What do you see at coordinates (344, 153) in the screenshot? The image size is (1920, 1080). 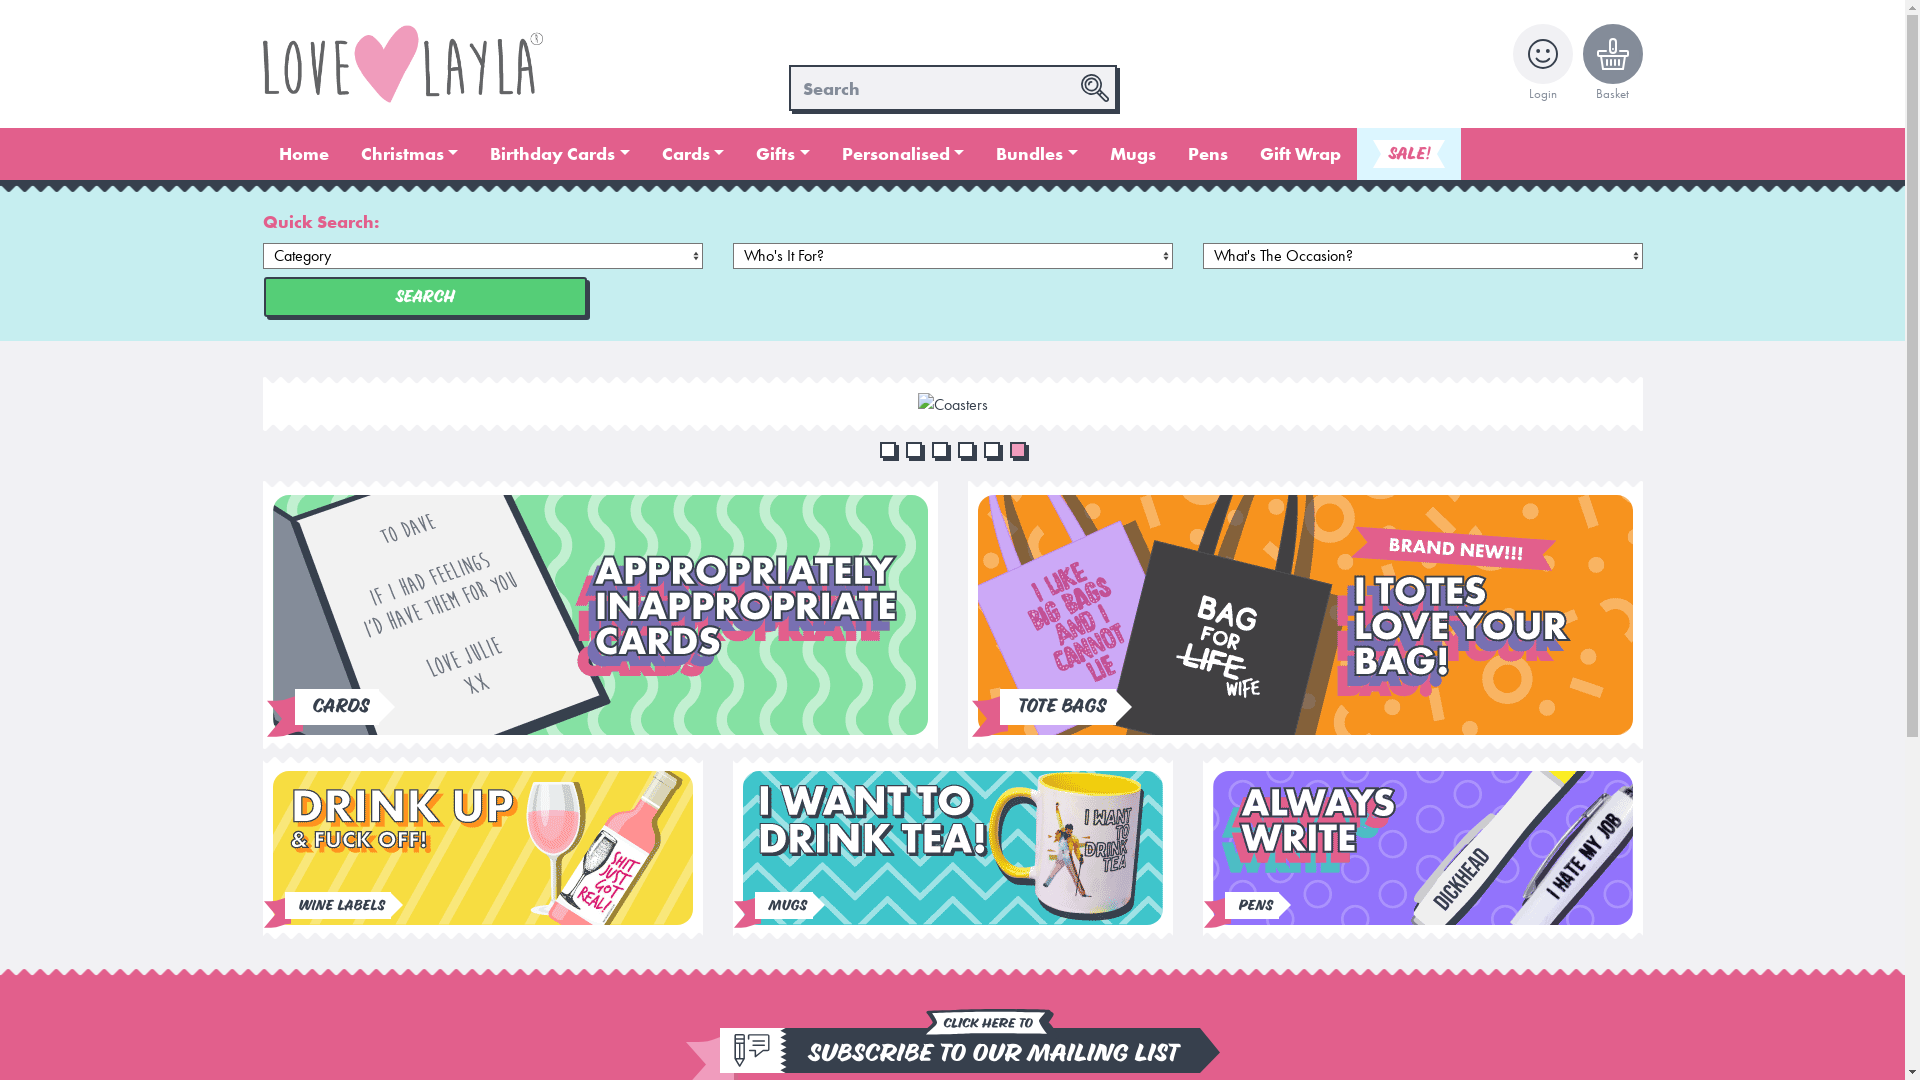 I see `'Christmas'` at bounding box center [344, 153].